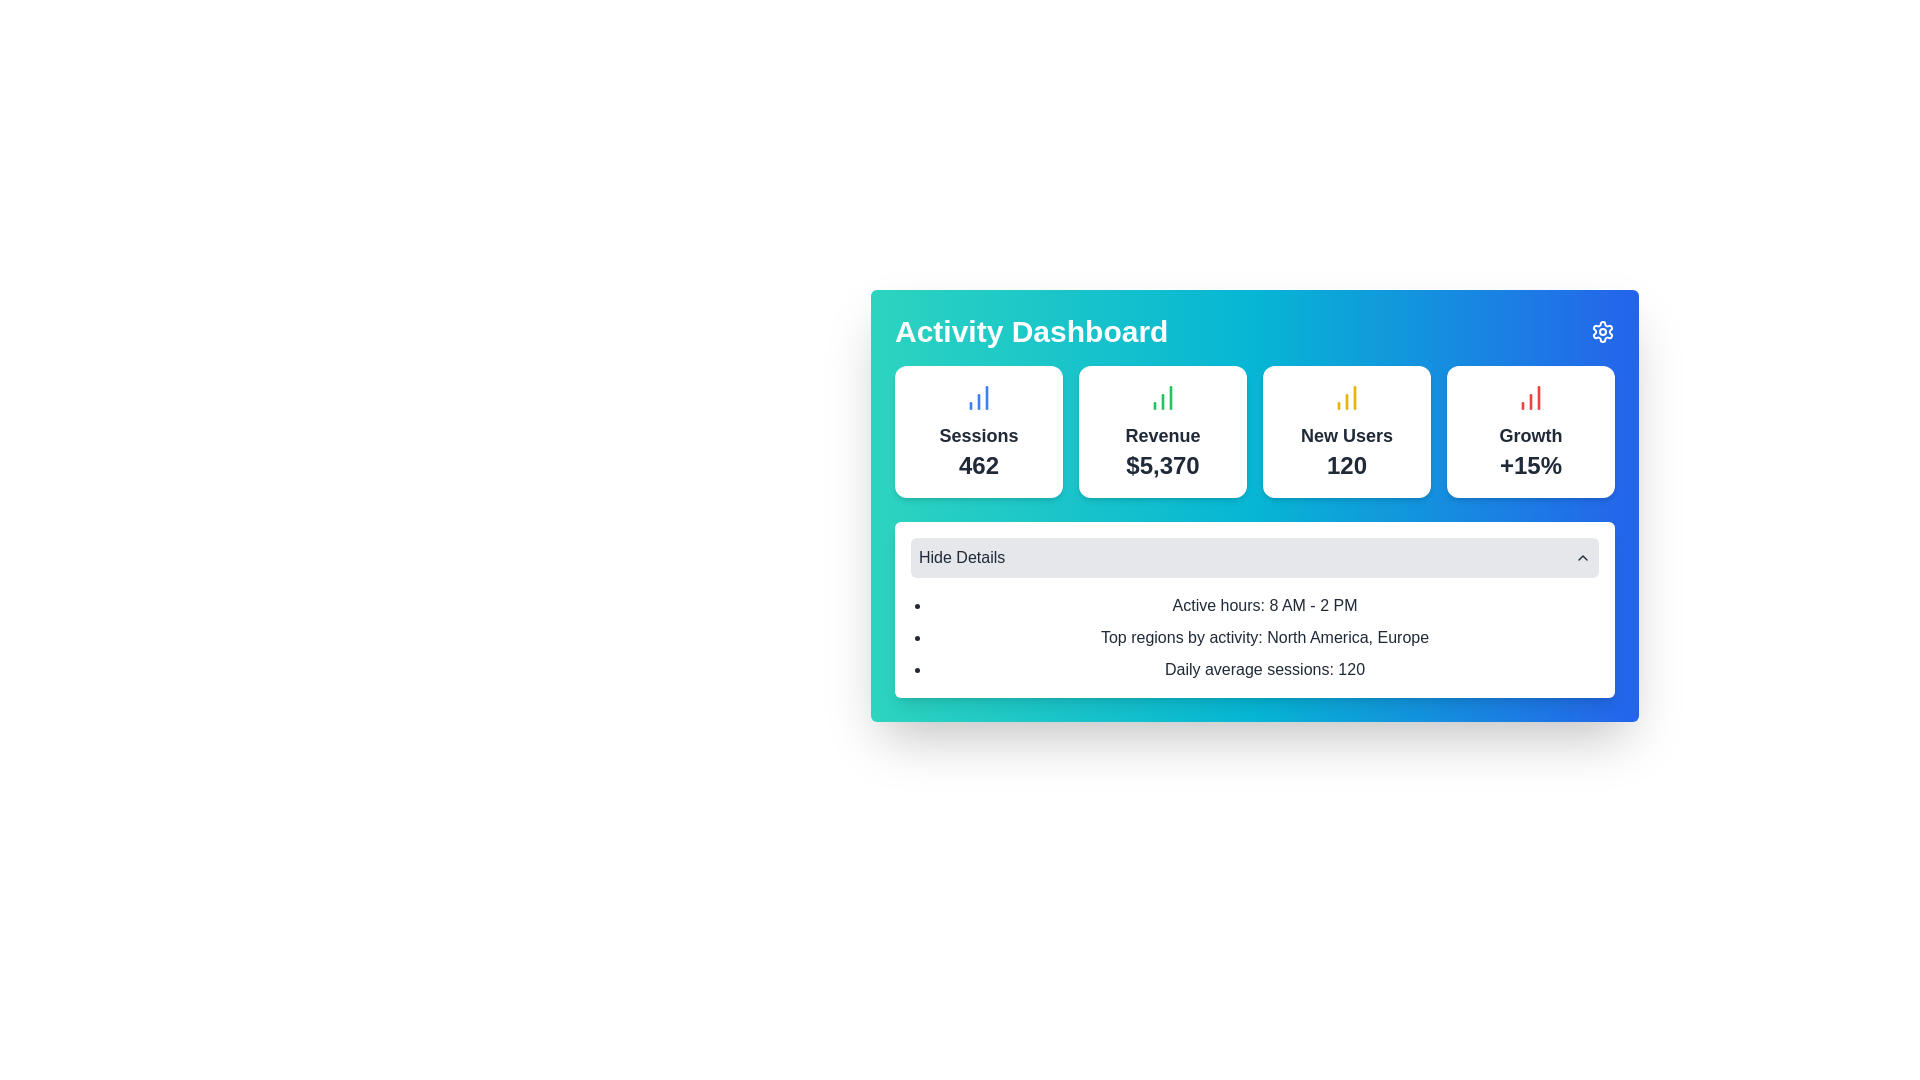  What do you see at coordinates (1162, 431) in the screenshot?
I see `the information displayed in the second informational card titled 'Revenue' which shows the value '$5,370'` at bounding box center [1162, 431].